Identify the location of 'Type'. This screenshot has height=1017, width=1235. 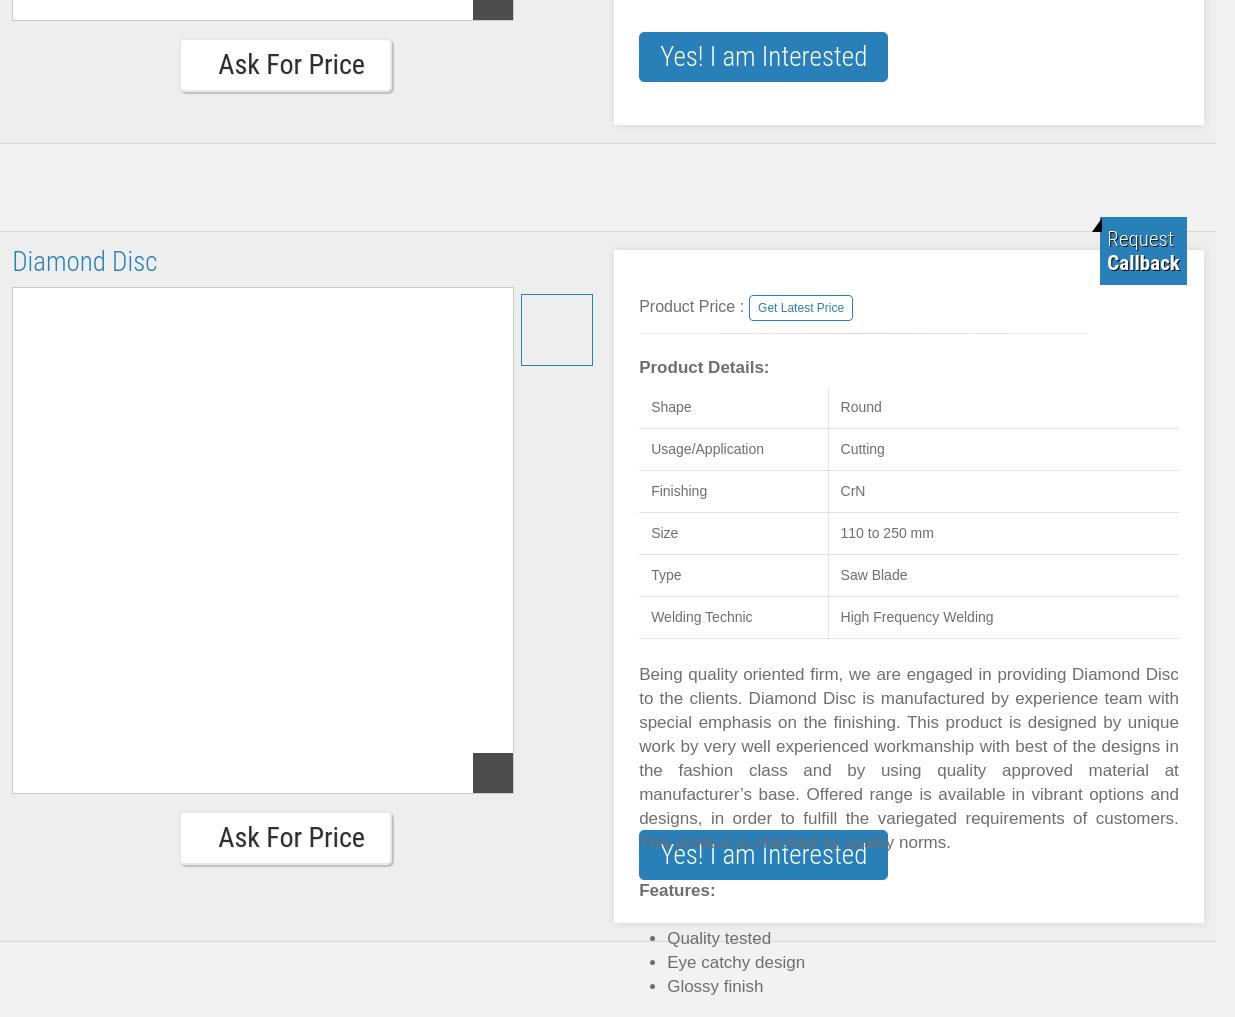
(666, 574).